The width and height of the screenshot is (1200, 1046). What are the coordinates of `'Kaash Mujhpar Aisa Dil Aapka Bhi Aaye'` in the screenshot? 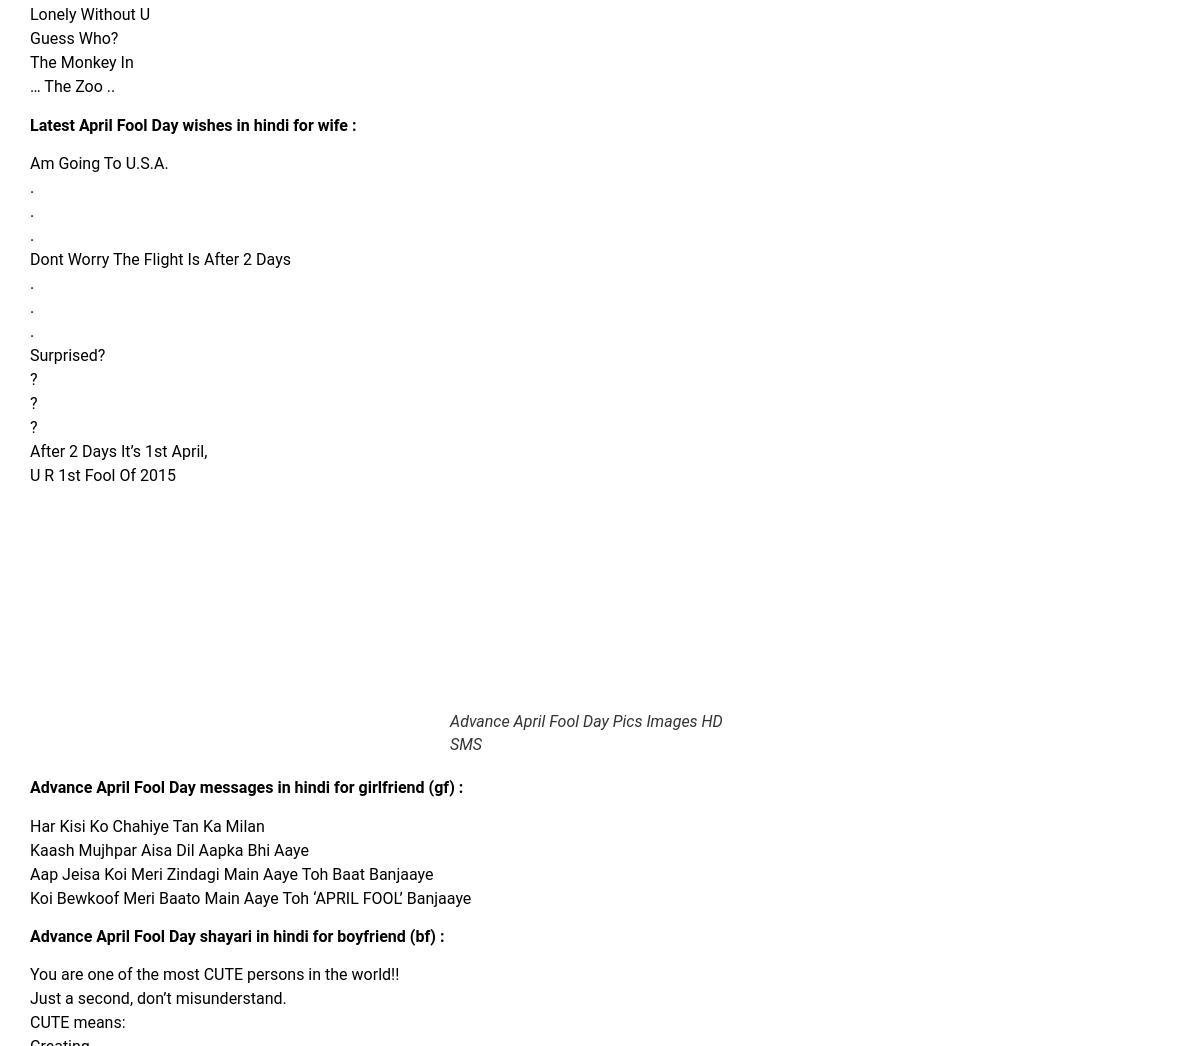 It's located at (168, 848).